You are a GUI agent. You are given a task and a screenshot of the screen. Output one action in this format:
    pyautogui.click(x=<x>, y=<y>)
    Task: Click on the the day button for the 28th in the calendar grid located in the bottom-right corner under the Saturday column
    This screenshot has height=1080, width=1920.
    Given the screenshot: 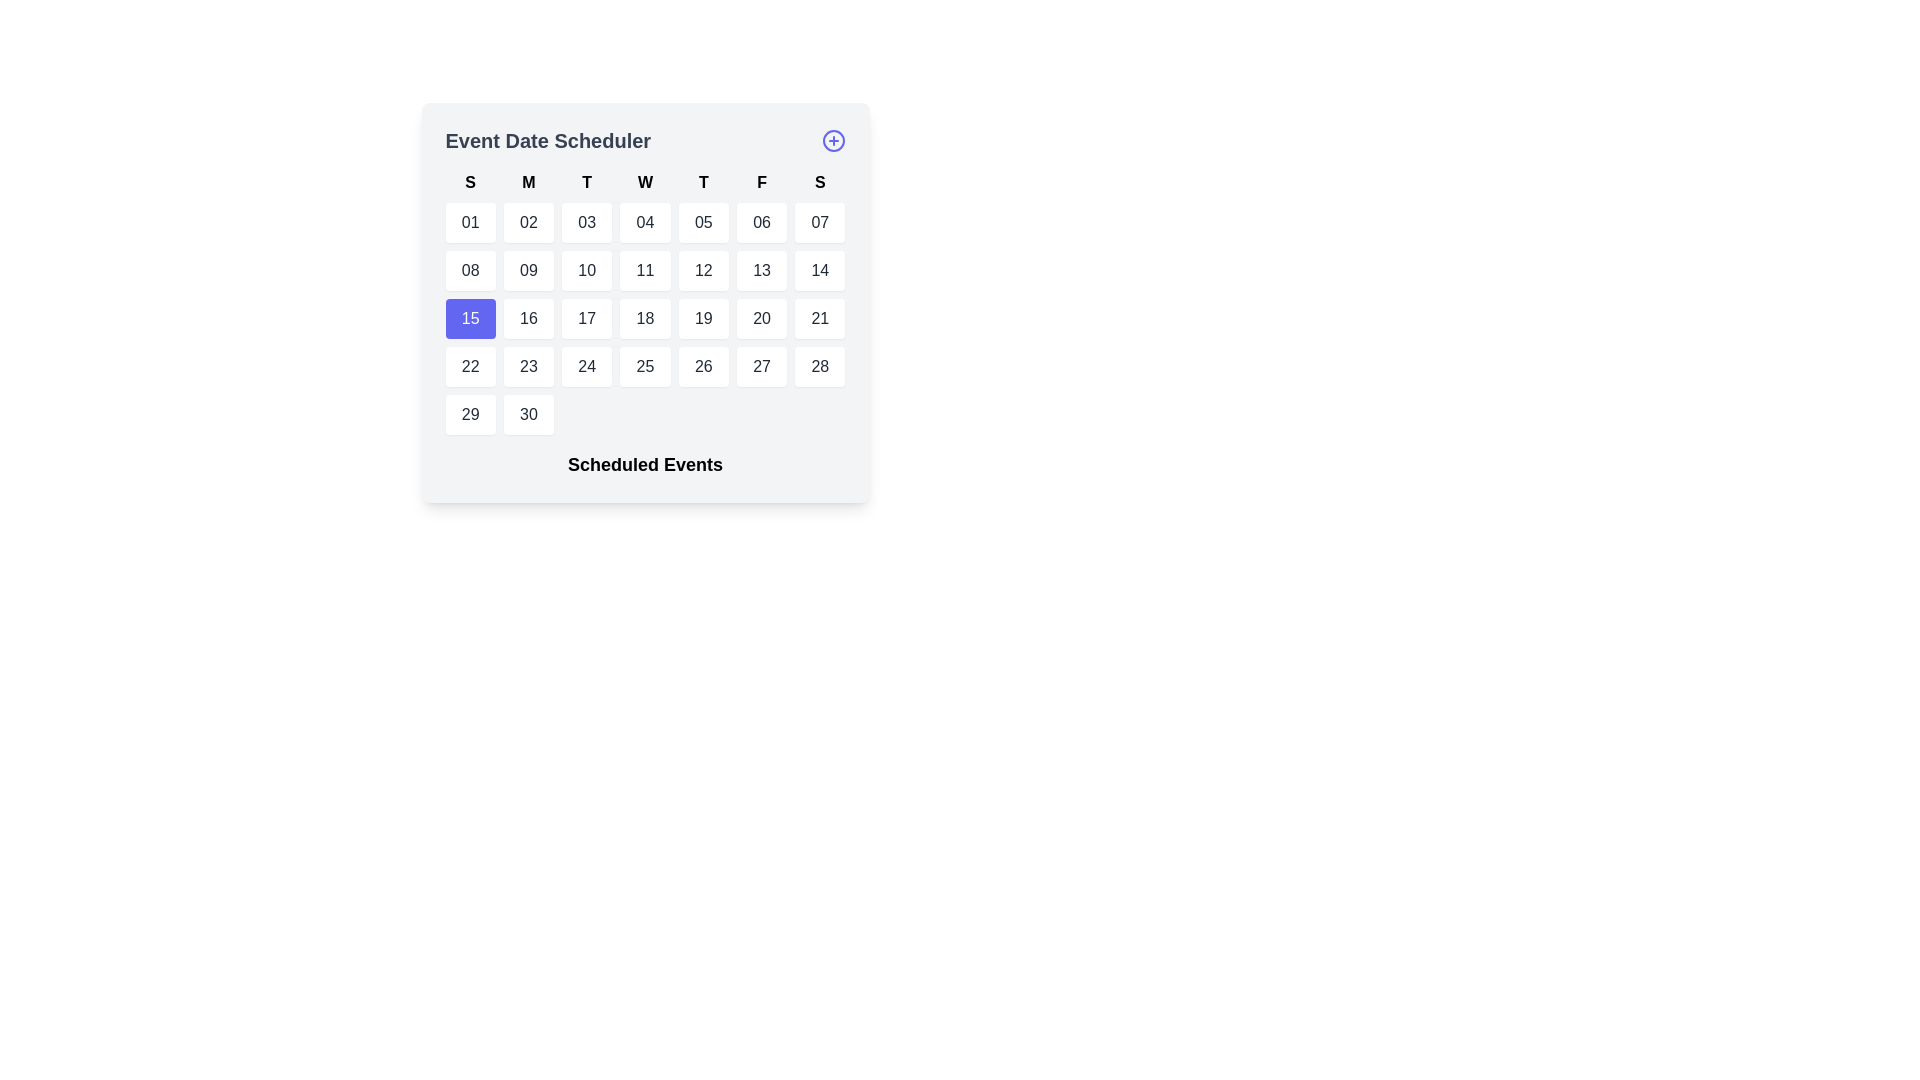 What is the action you would take?
    pyautogui.click(x=820, y=366)
    